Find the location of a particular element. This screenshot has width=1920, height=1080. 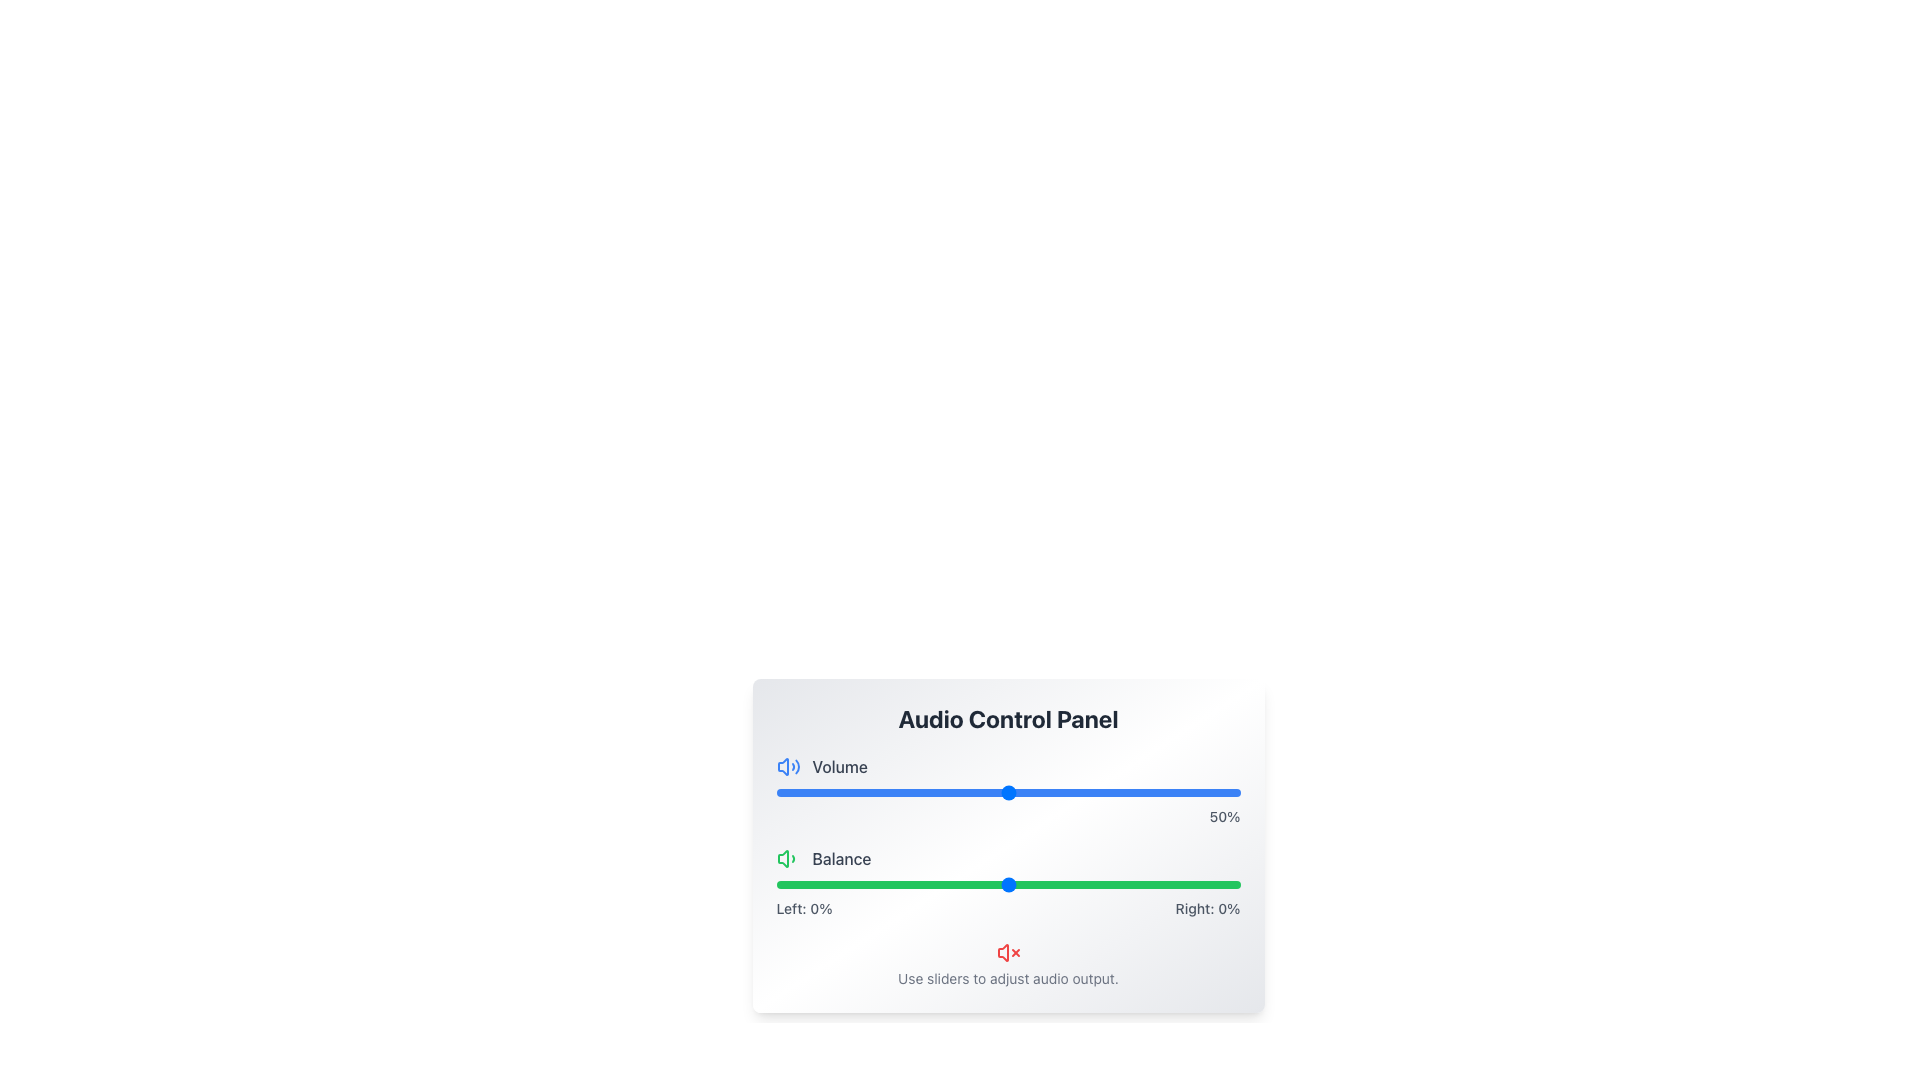

the slider value is located at coordinates (813, 792).